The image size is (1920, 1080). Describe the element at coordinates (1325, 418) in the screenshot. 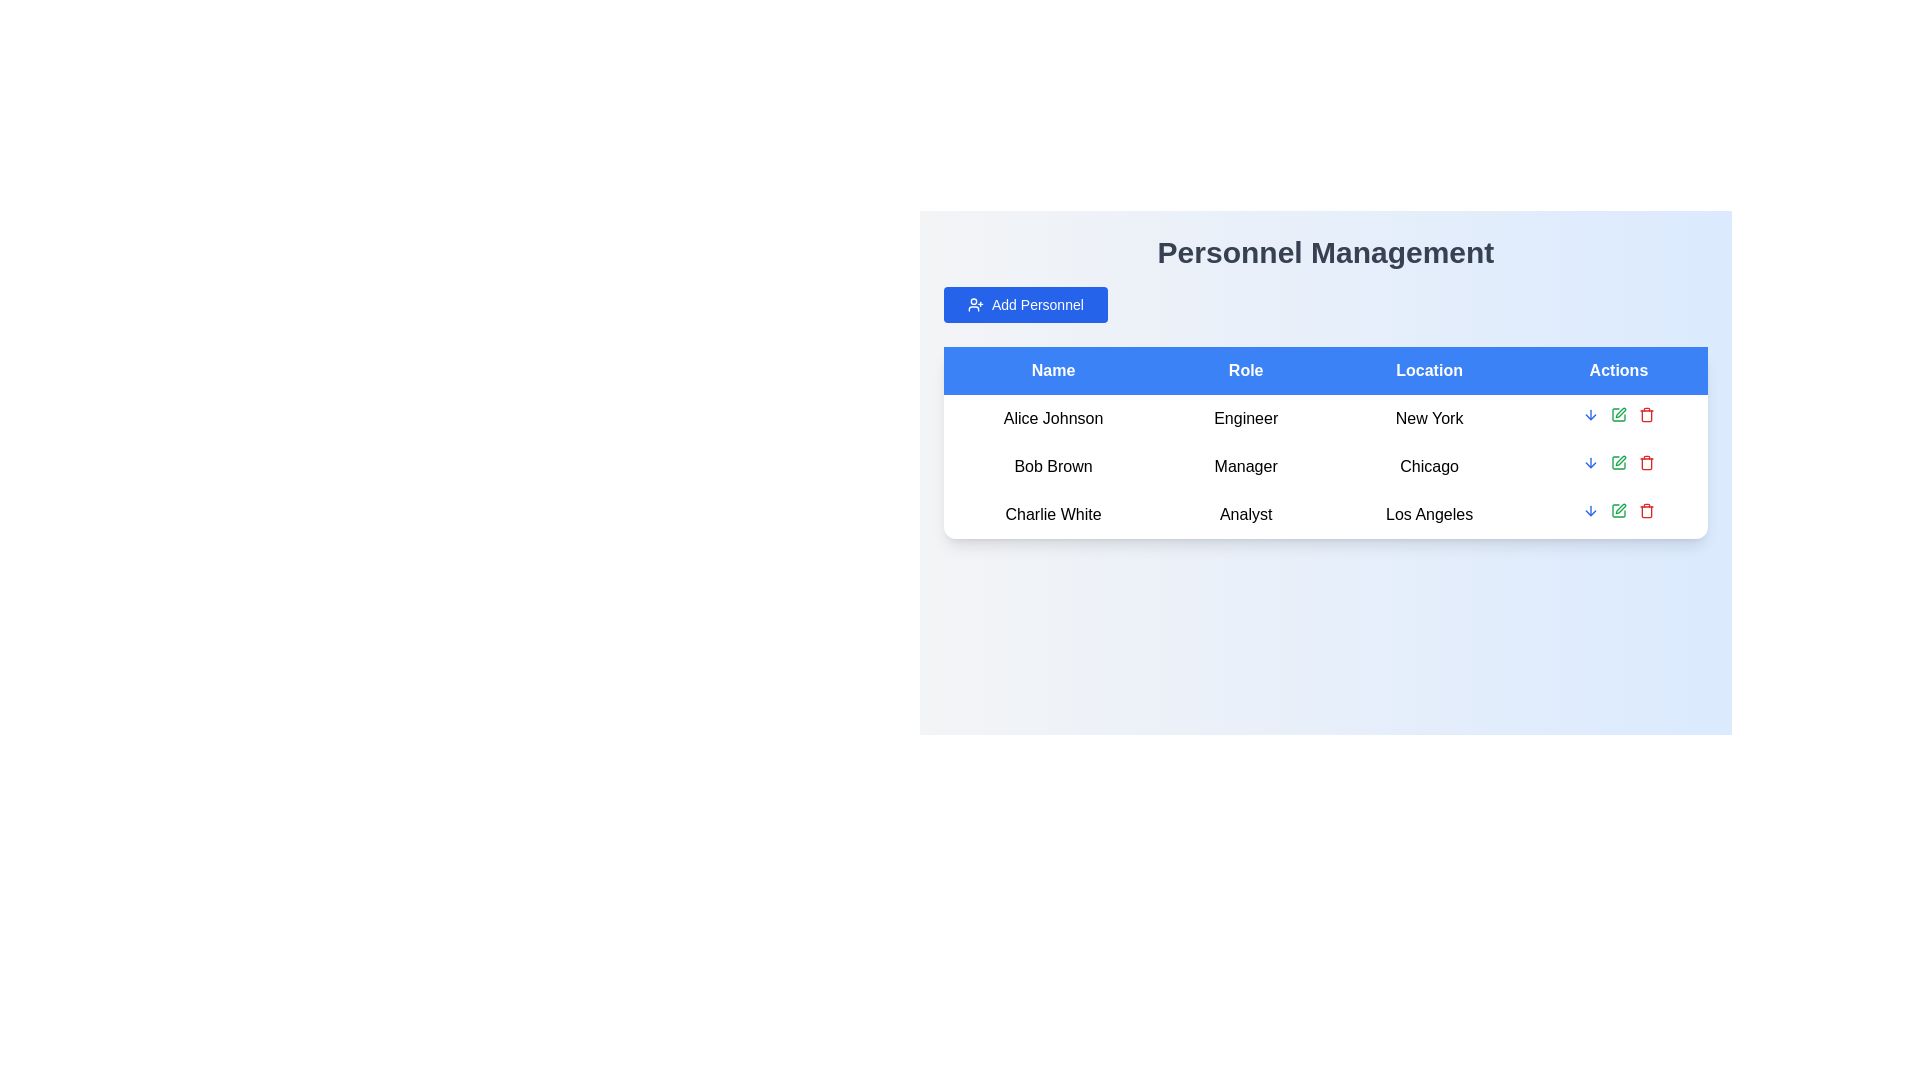

I see `to select the first row in the personnel management table, which contains details of an individual including their name, role, and location` at that location.